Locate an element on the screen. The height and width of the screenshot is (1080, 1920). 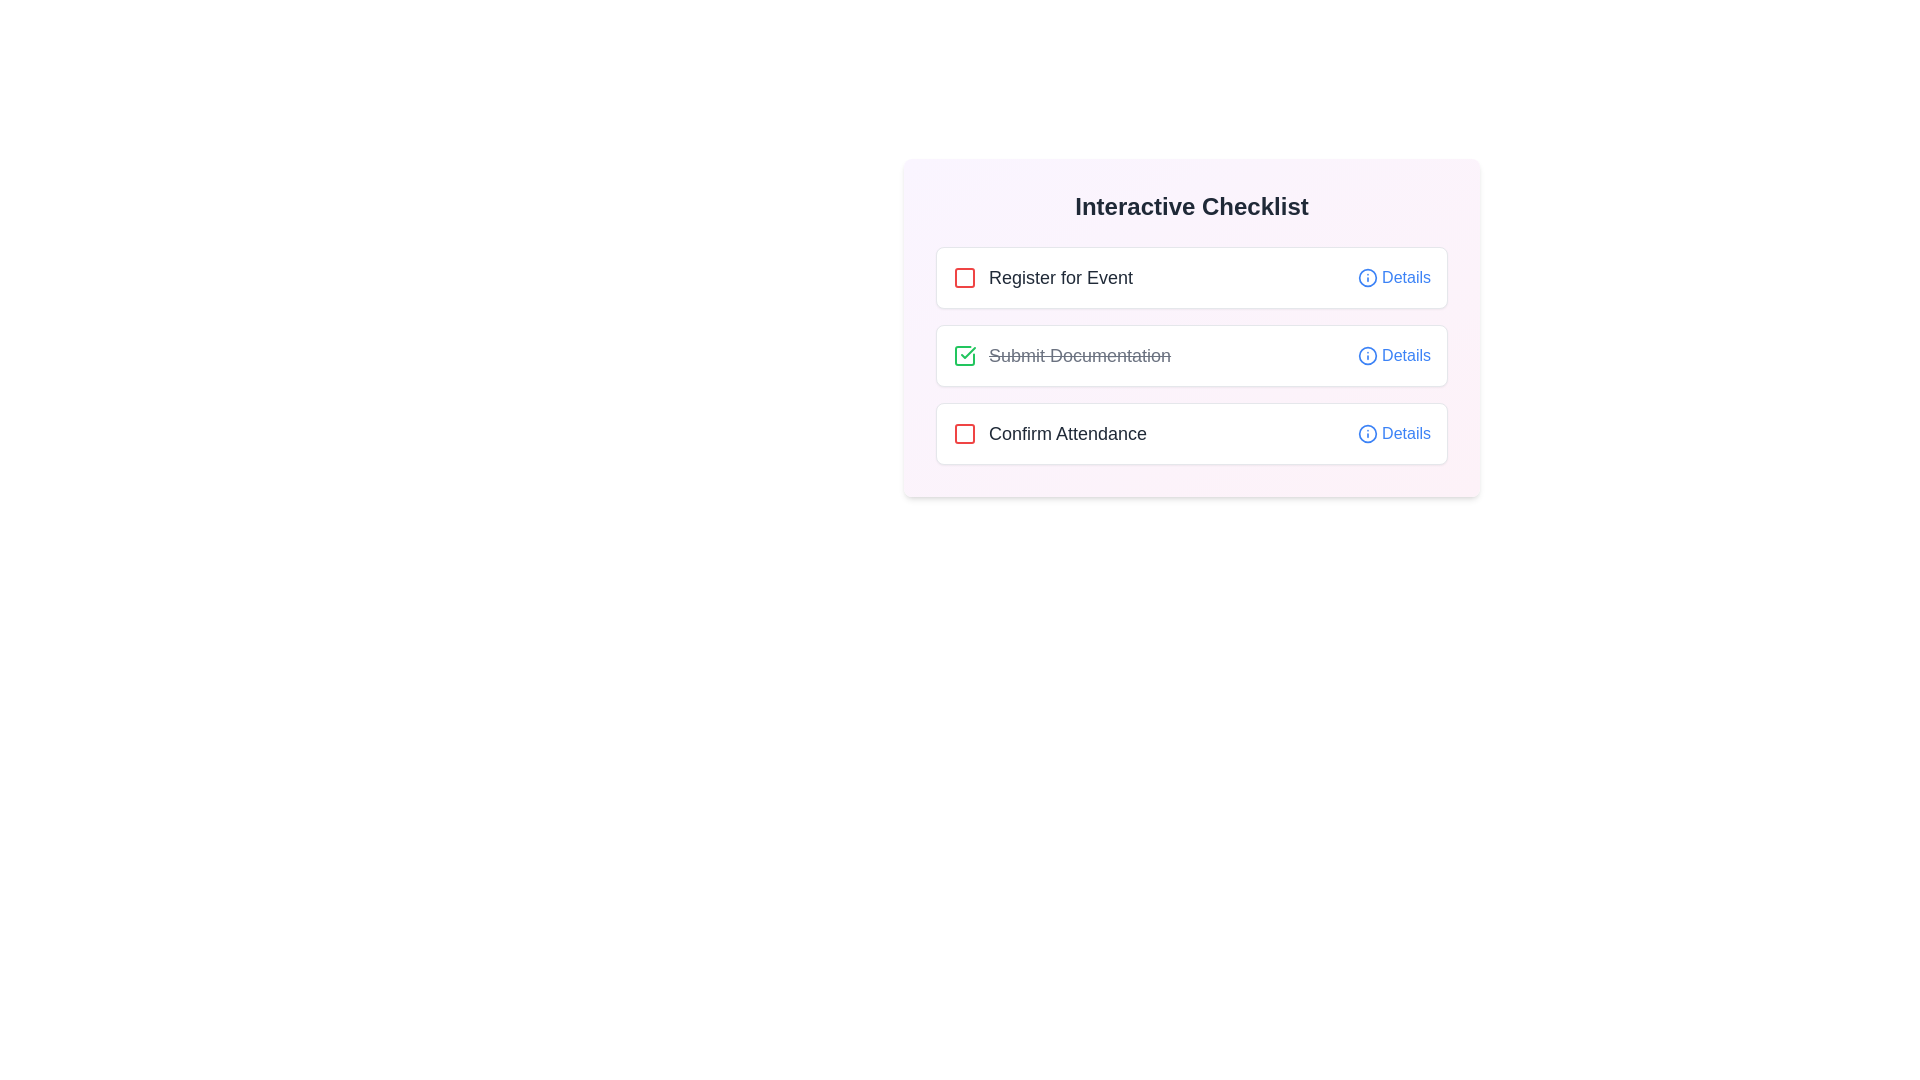
the checkbox-like component located to the left of the 'Register for Event' label is located at coordinates (964, 277).